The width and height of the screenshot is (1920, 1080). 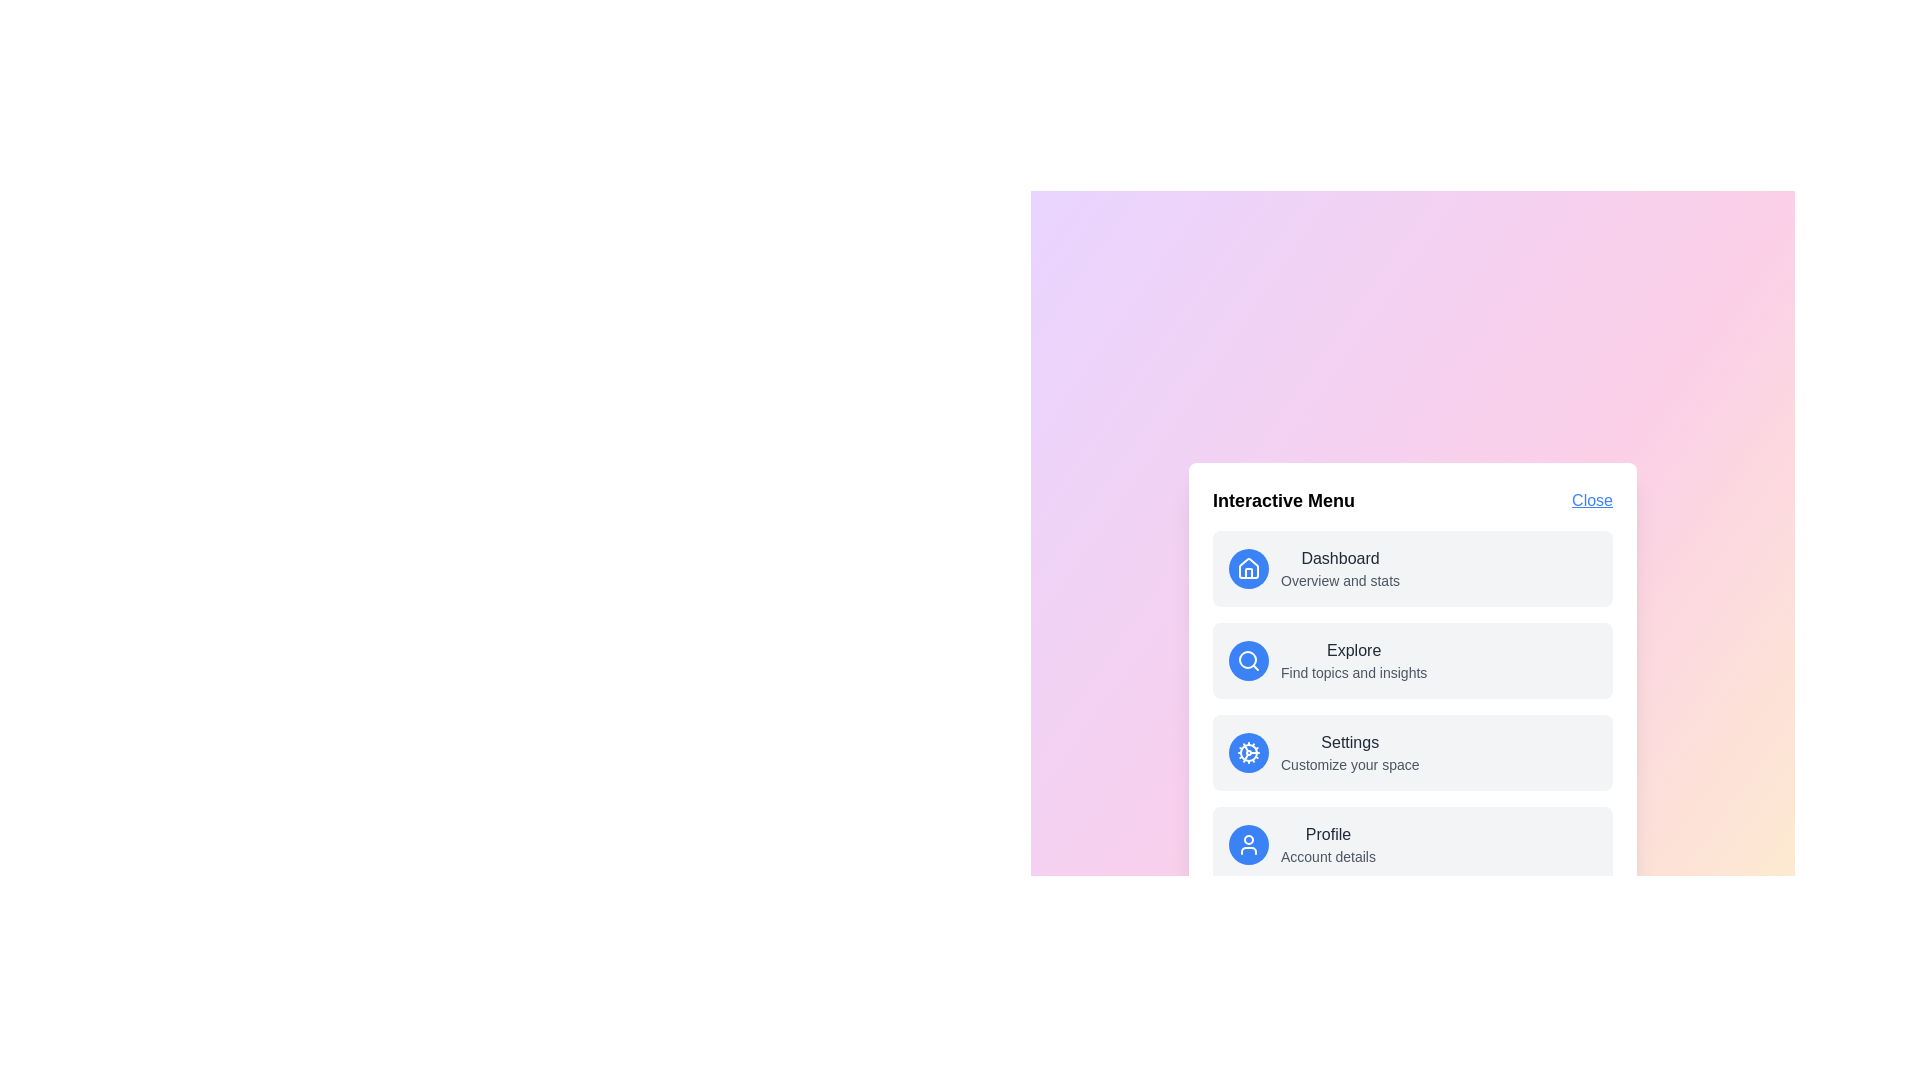 I want to click on the icon corresponding to Dashboard, so click(x=1247, y=569).